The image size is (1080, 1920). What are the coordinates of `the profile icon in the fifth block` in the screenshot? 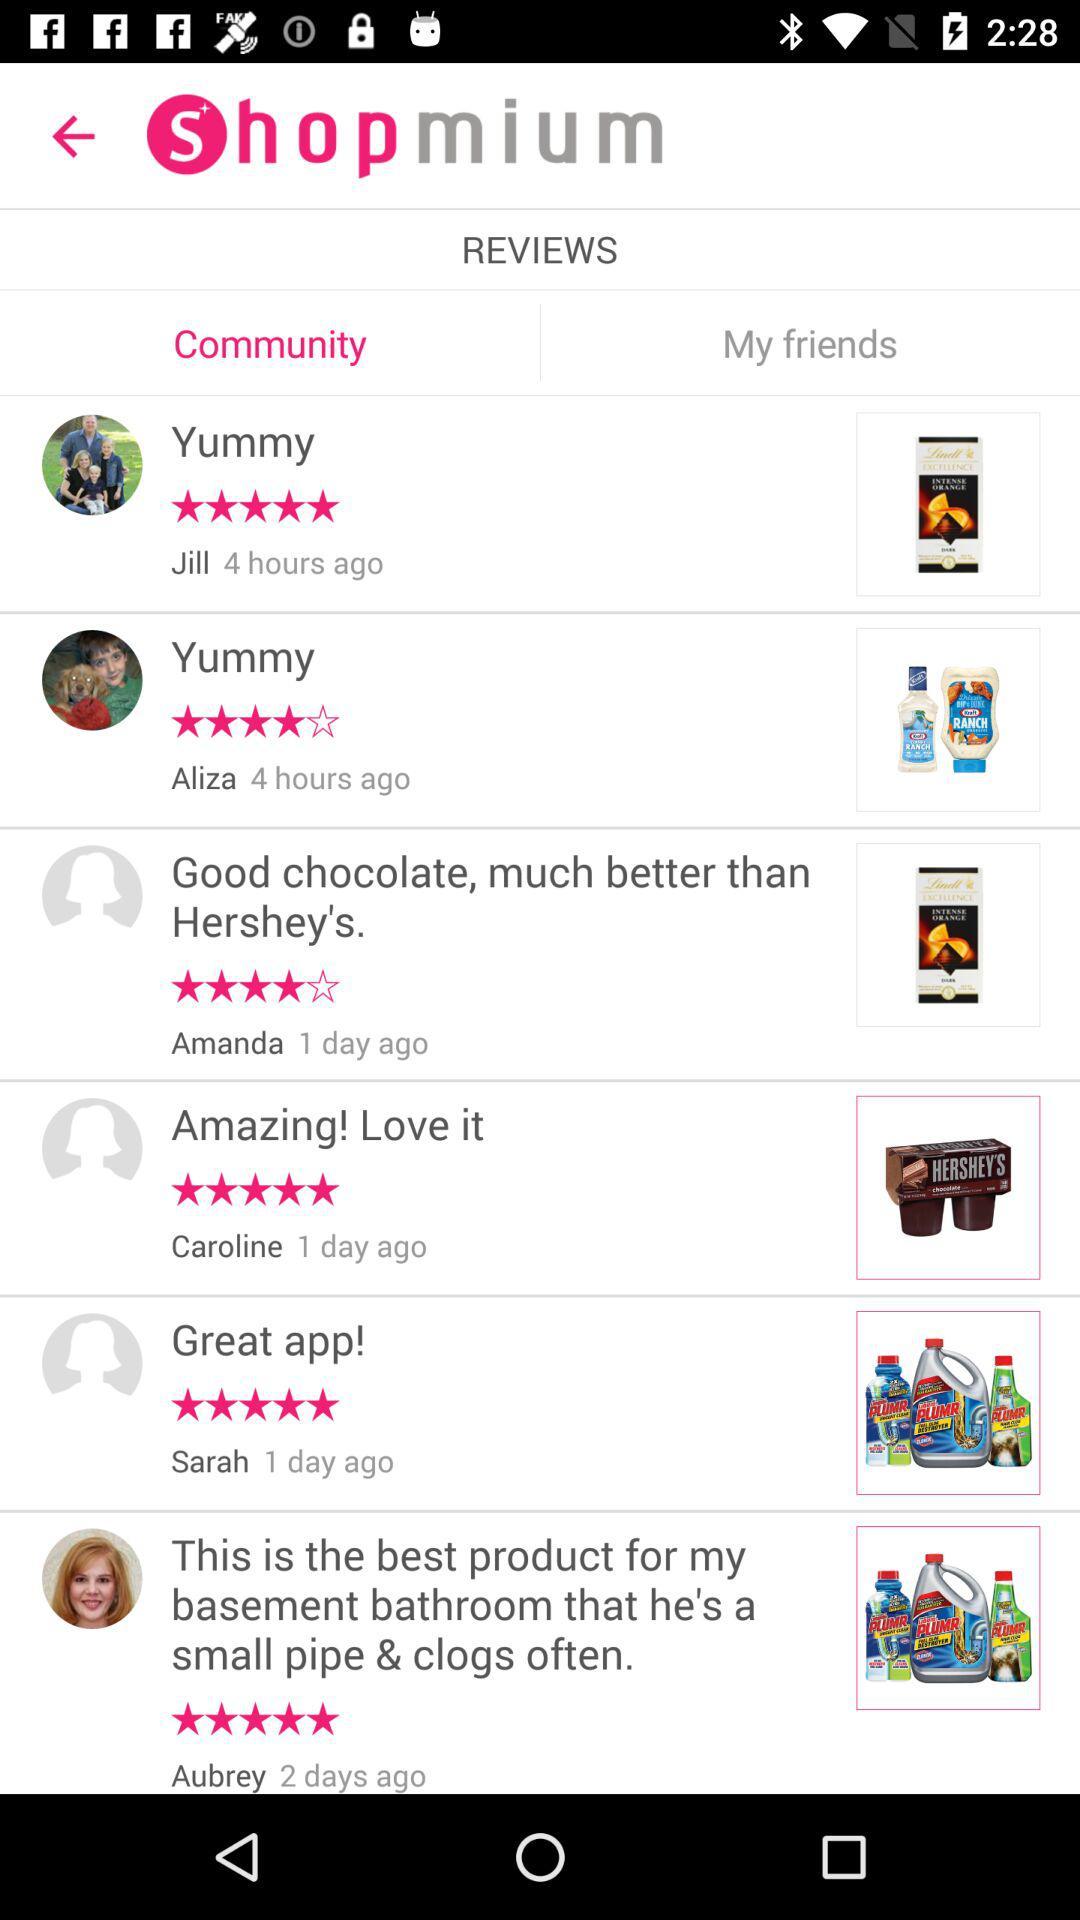 It's located at (92, 1362).